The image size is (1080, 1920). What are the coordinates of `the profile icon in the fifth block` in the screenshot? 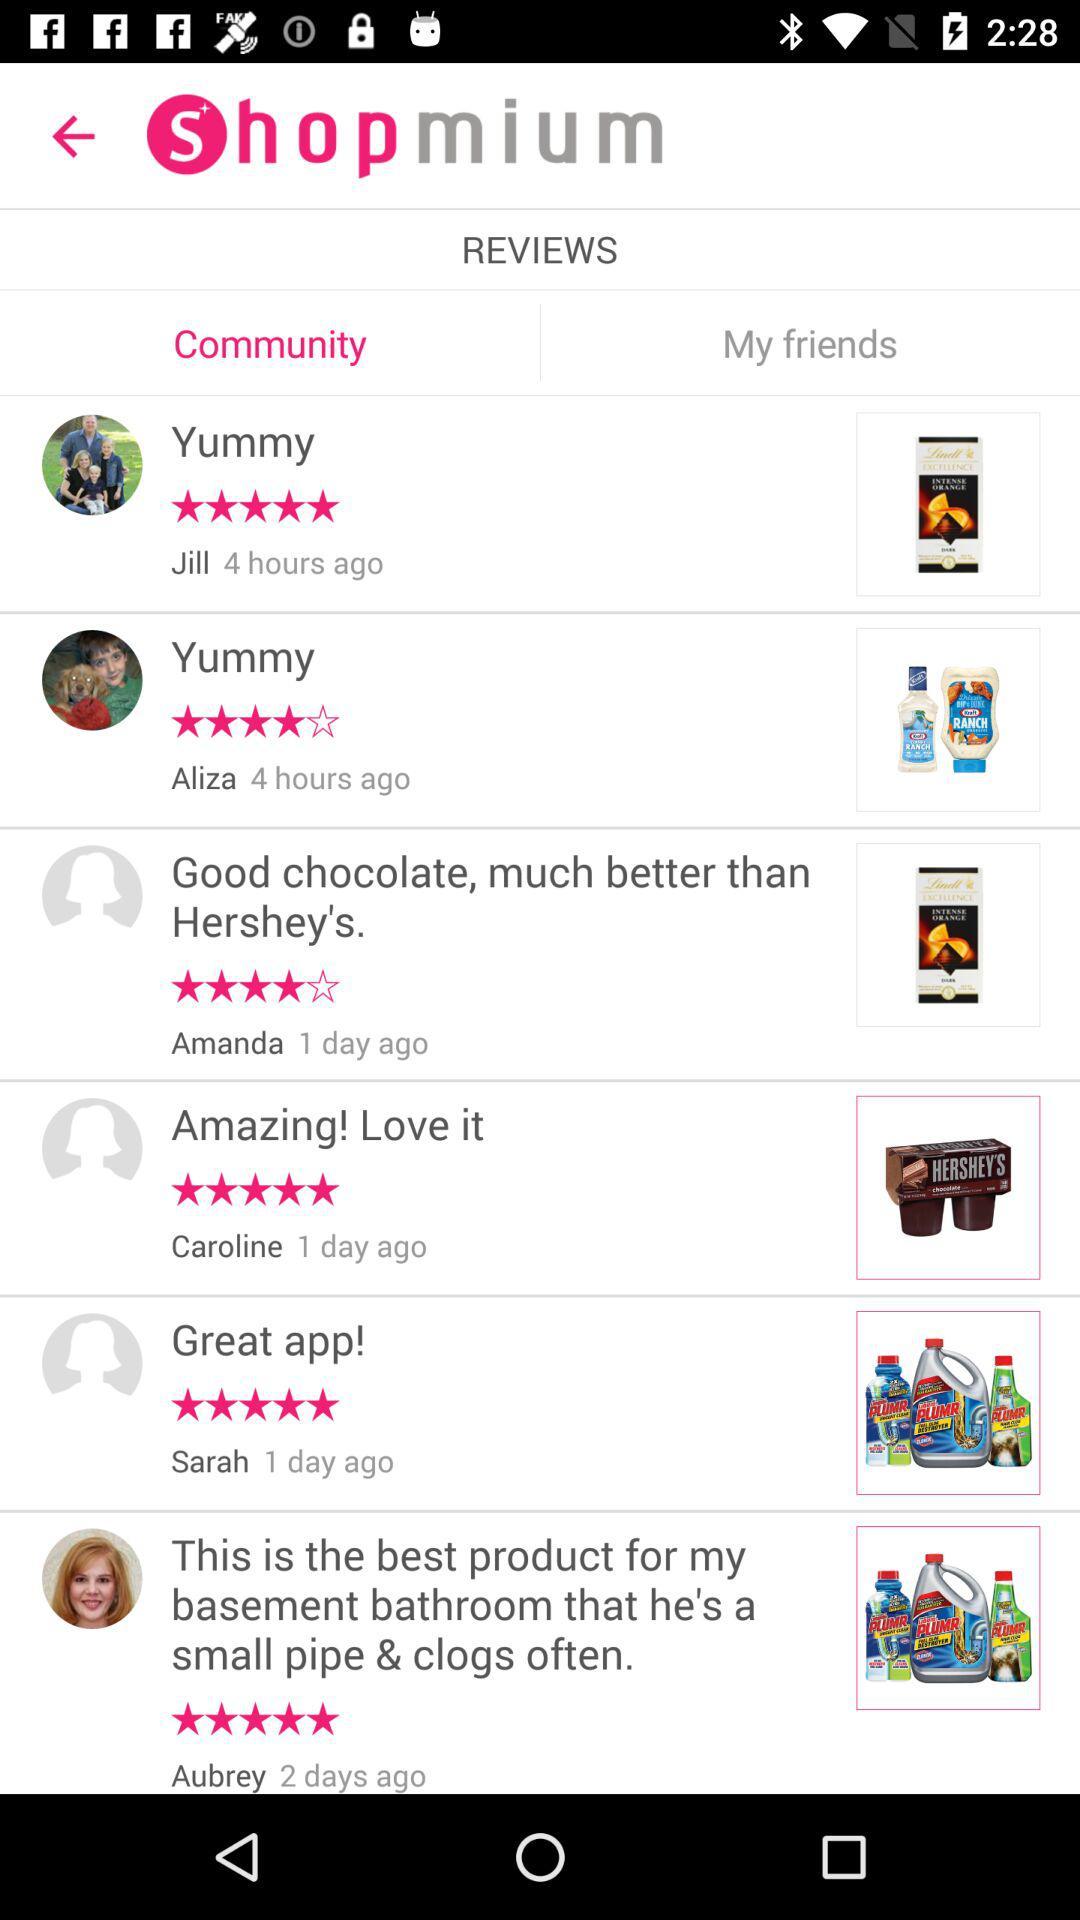 It's located at (92, 1362).